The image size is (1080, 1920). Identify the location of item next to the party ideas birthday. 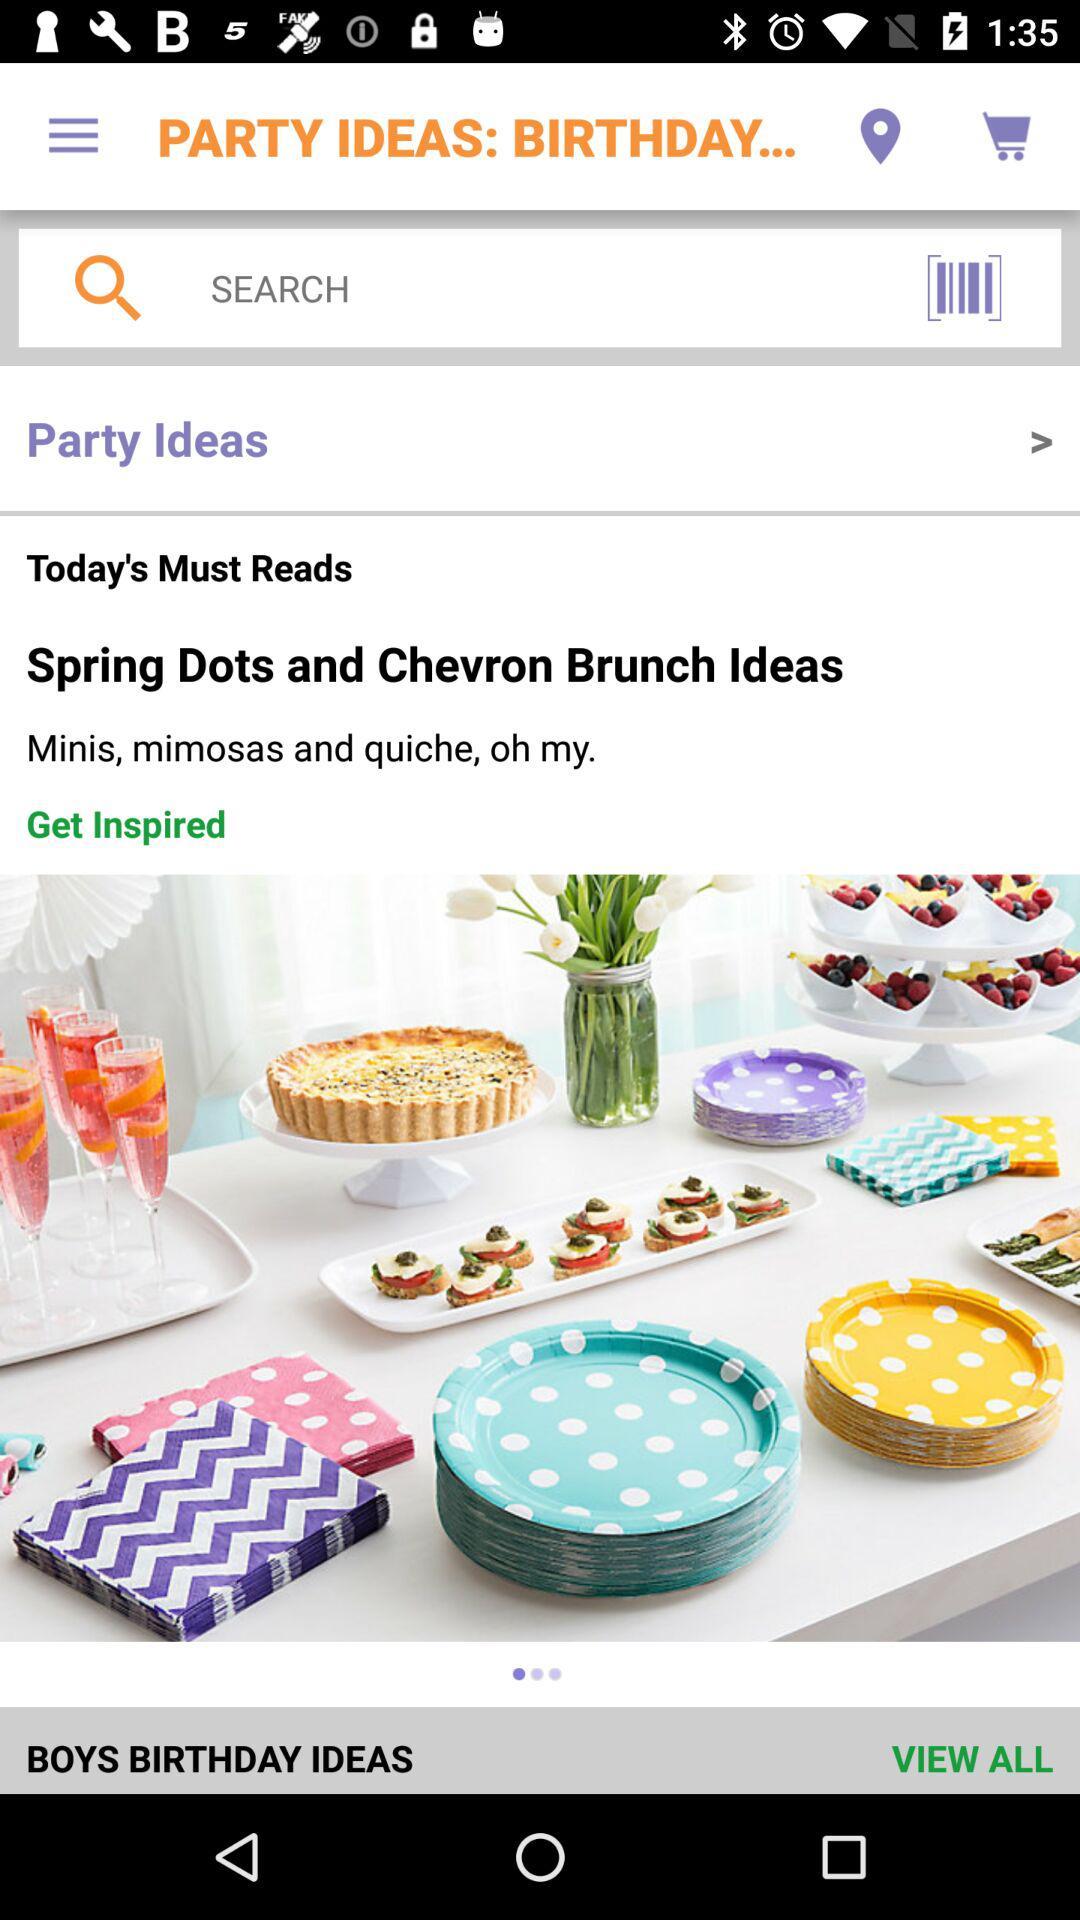
(879, 135).